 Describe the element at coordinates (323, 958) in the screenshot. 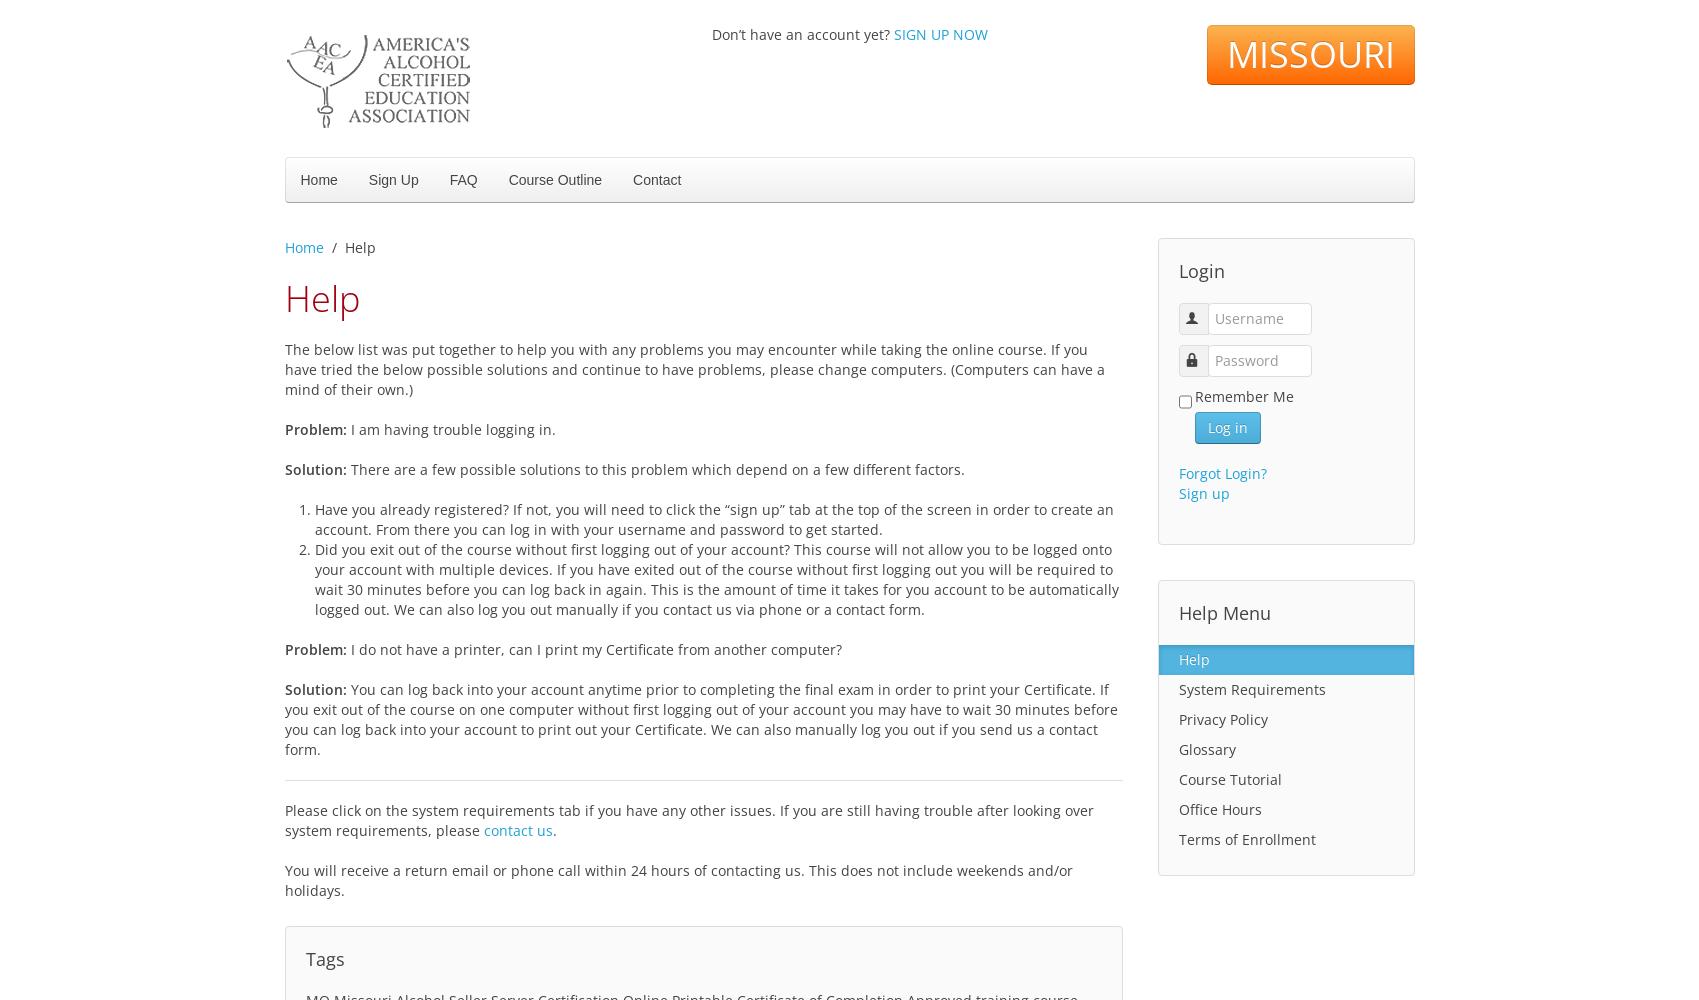

I see `'Tags'` at that location.